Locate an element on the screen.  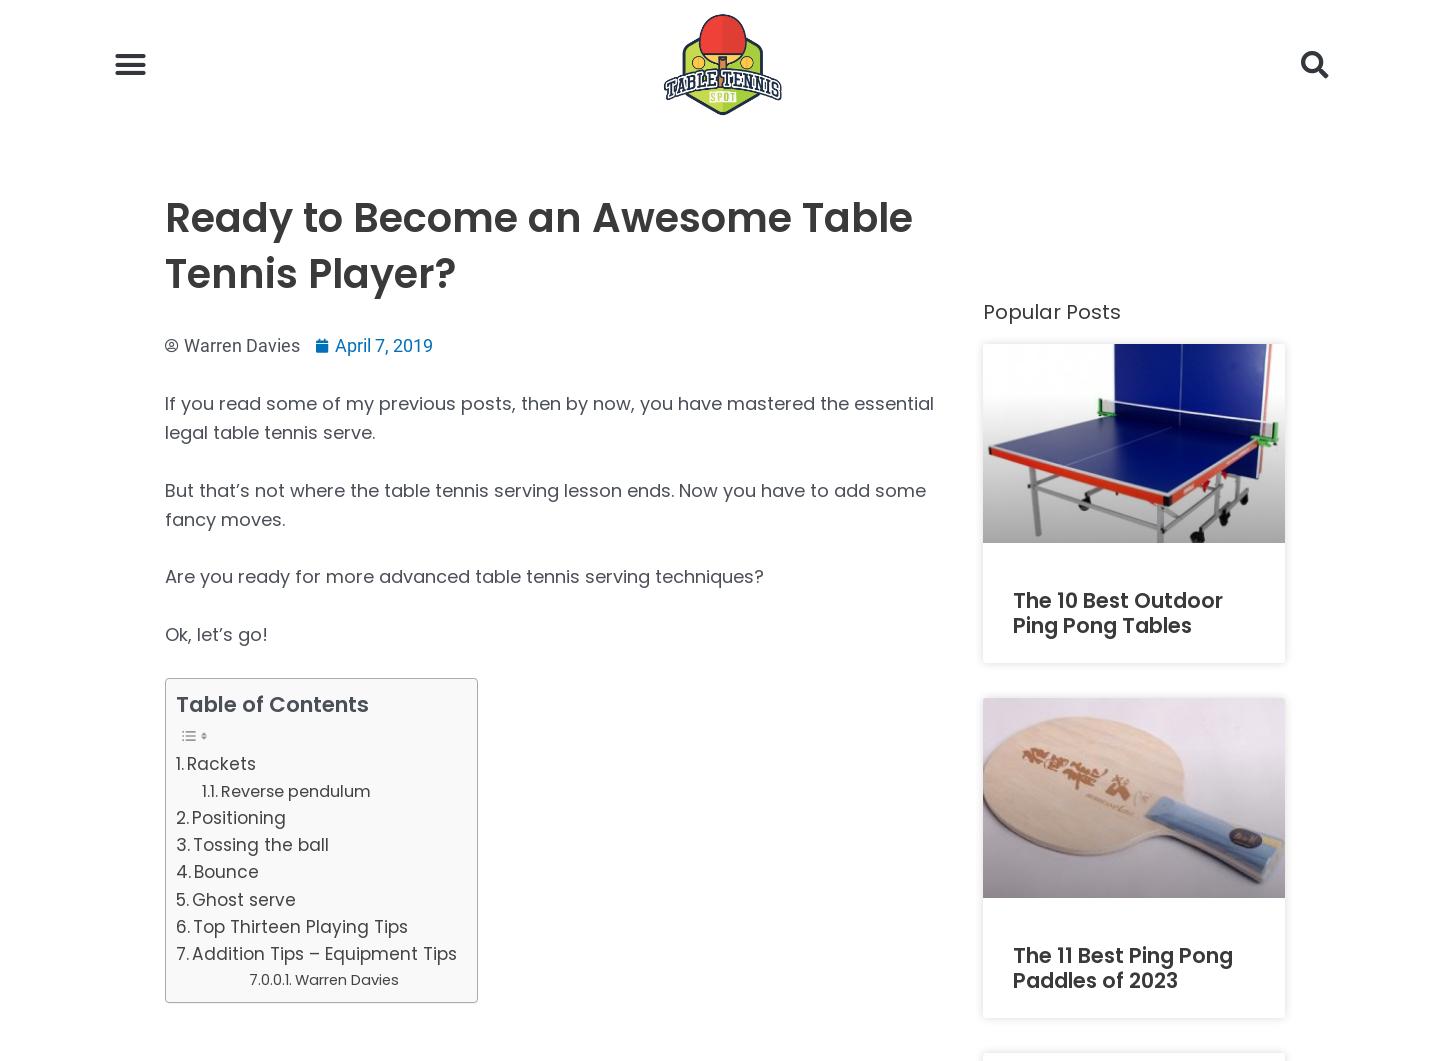
'The 11 Best Ping Pong Paddles of 2023' is located at coordinates (1122, 965).